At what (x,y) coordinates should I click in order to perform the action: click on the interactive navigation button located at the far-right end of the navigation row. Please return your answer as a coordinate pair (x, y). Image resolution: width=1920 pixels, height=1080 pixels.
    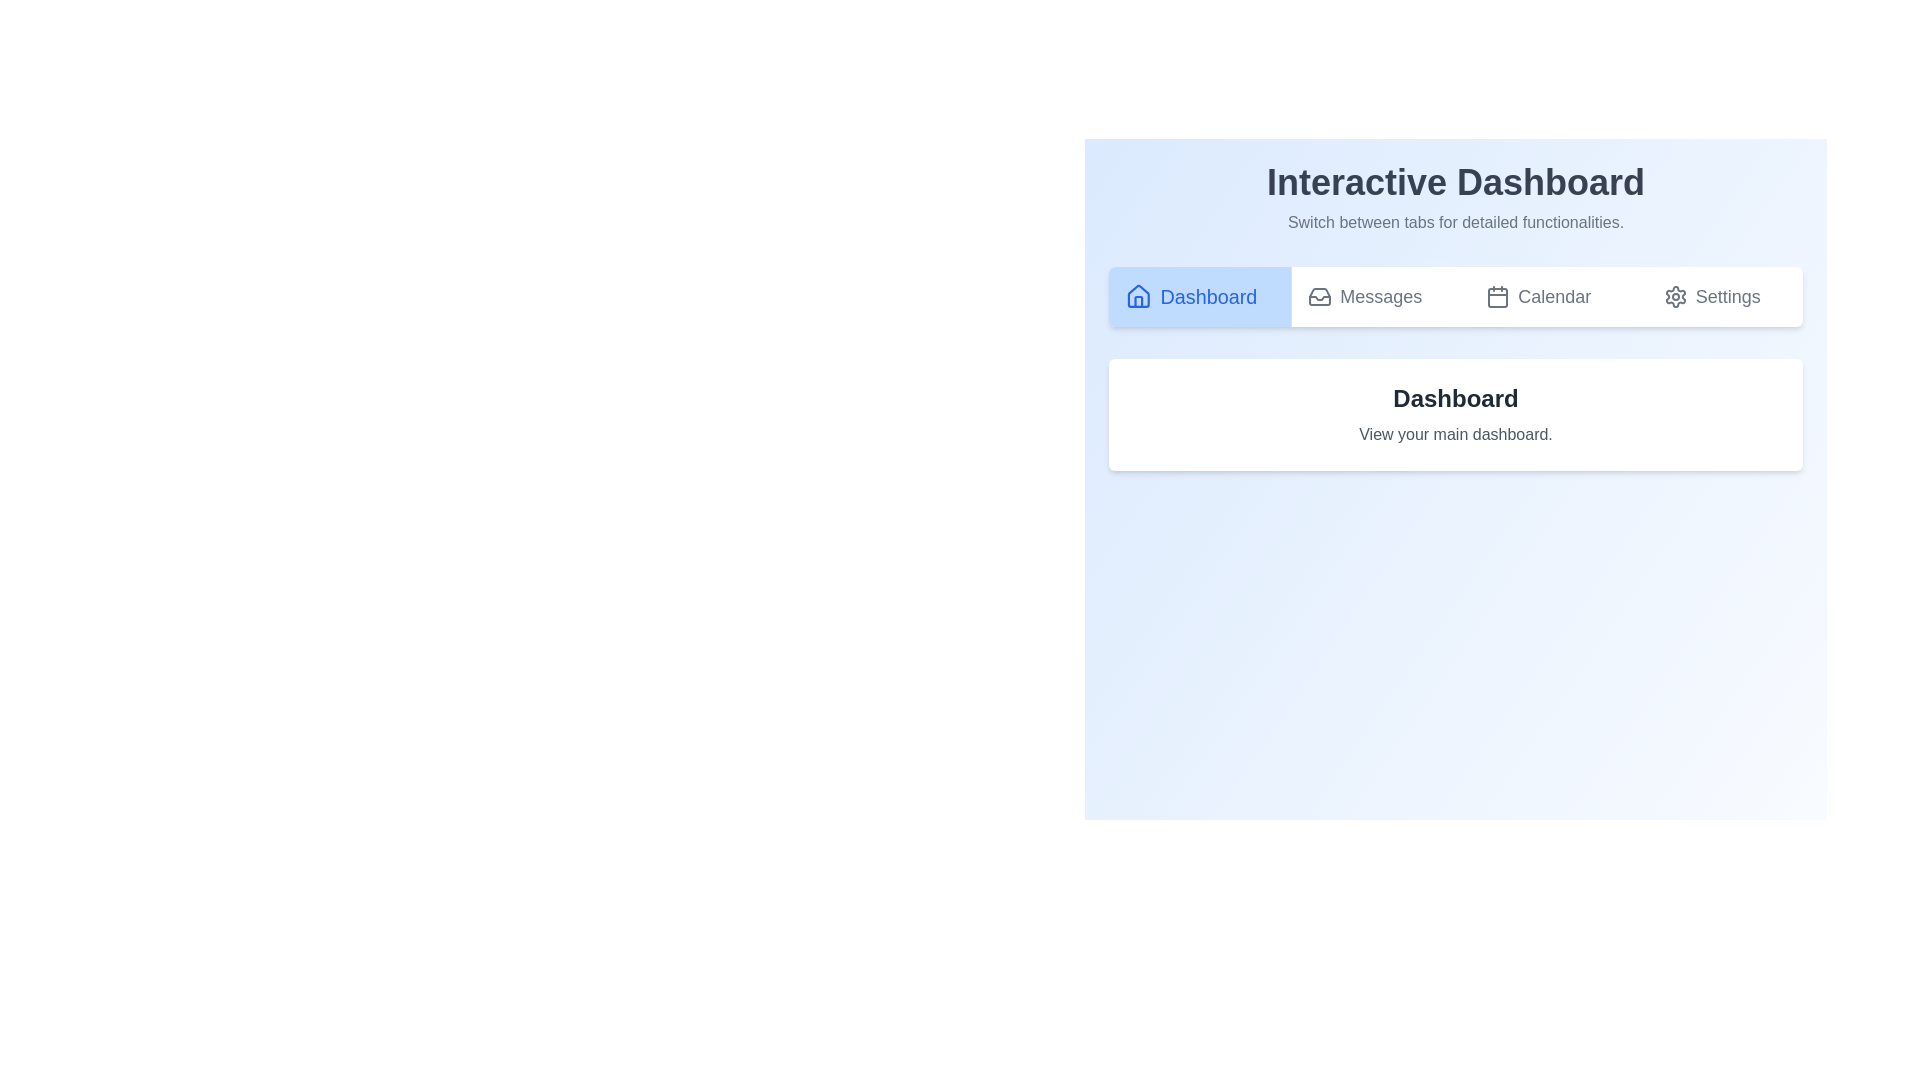
    Looking at the image, I should click on (1715, 297).